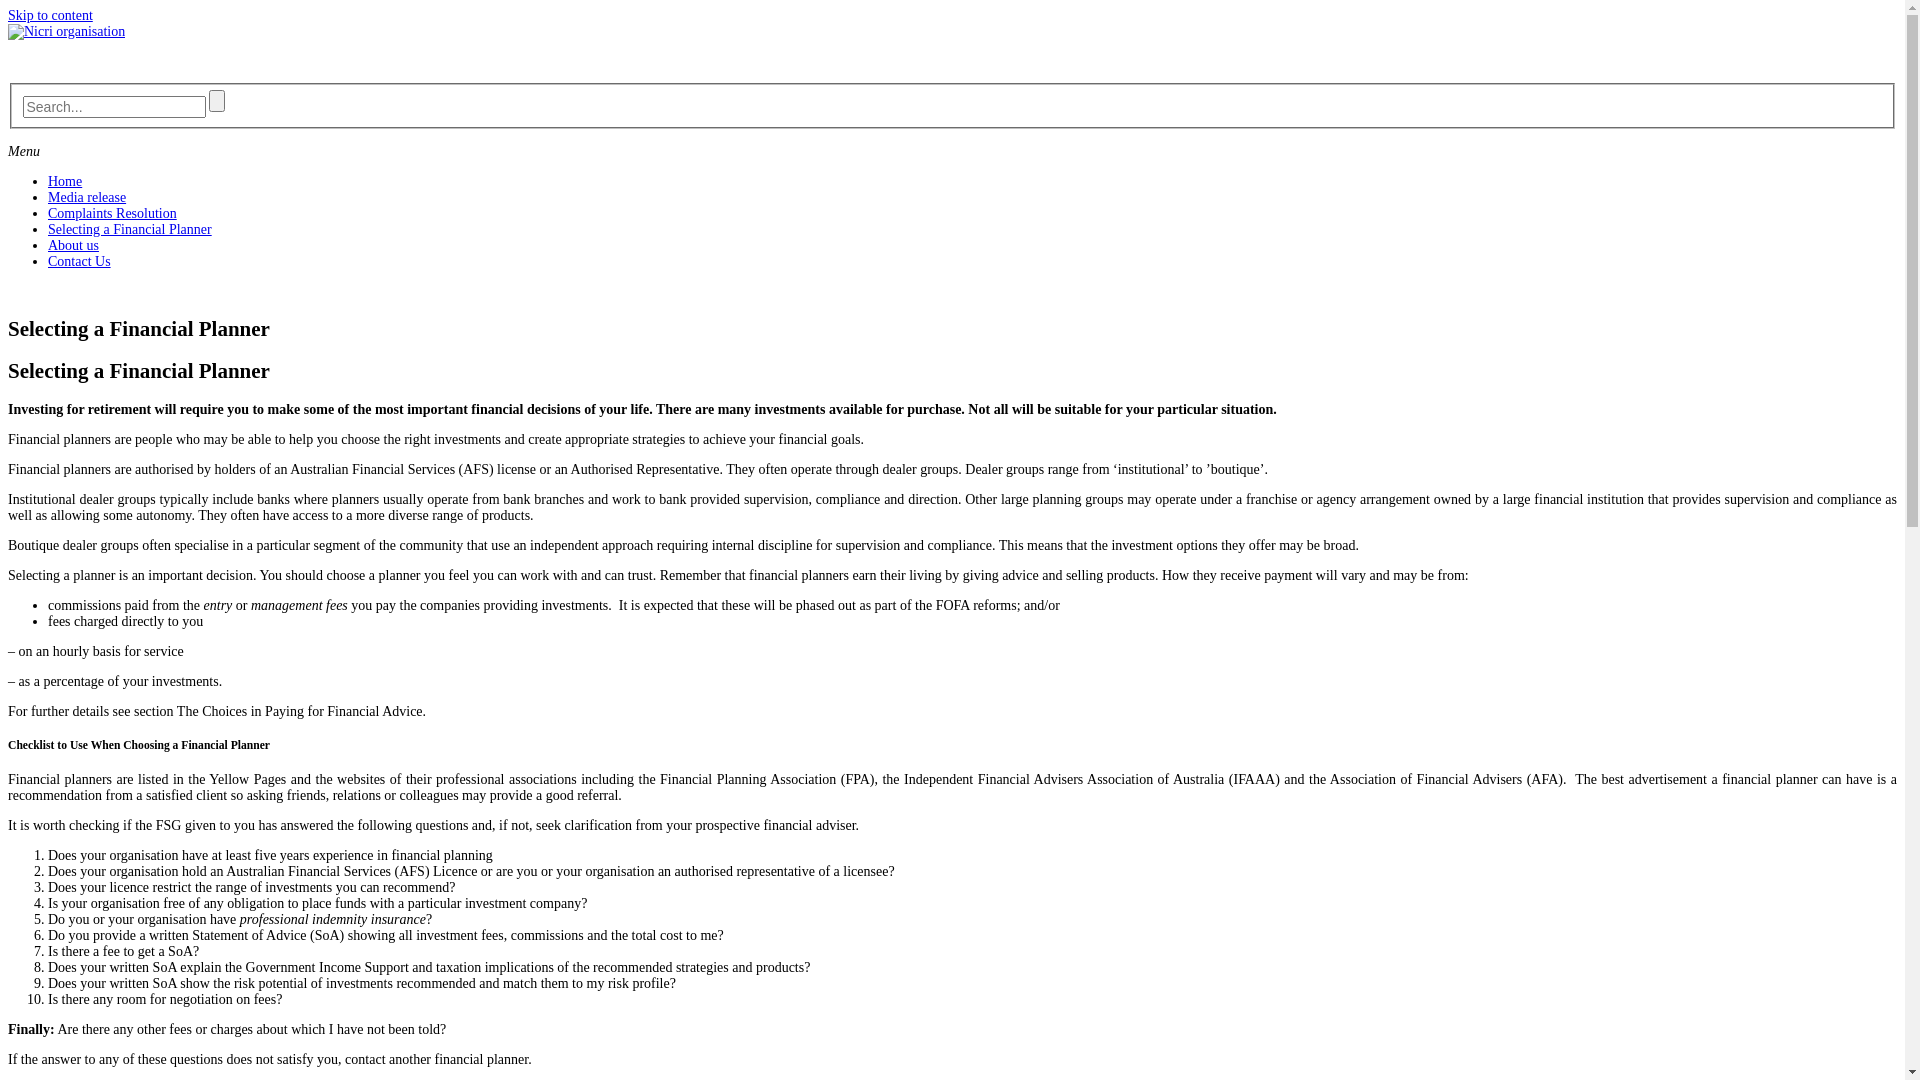 The height and width of the screenshot is (1080, 1920). What do you see at coordinates (112, 107) in the screenshot?
I see `'Search for:'` at bounding box center [112, 107].